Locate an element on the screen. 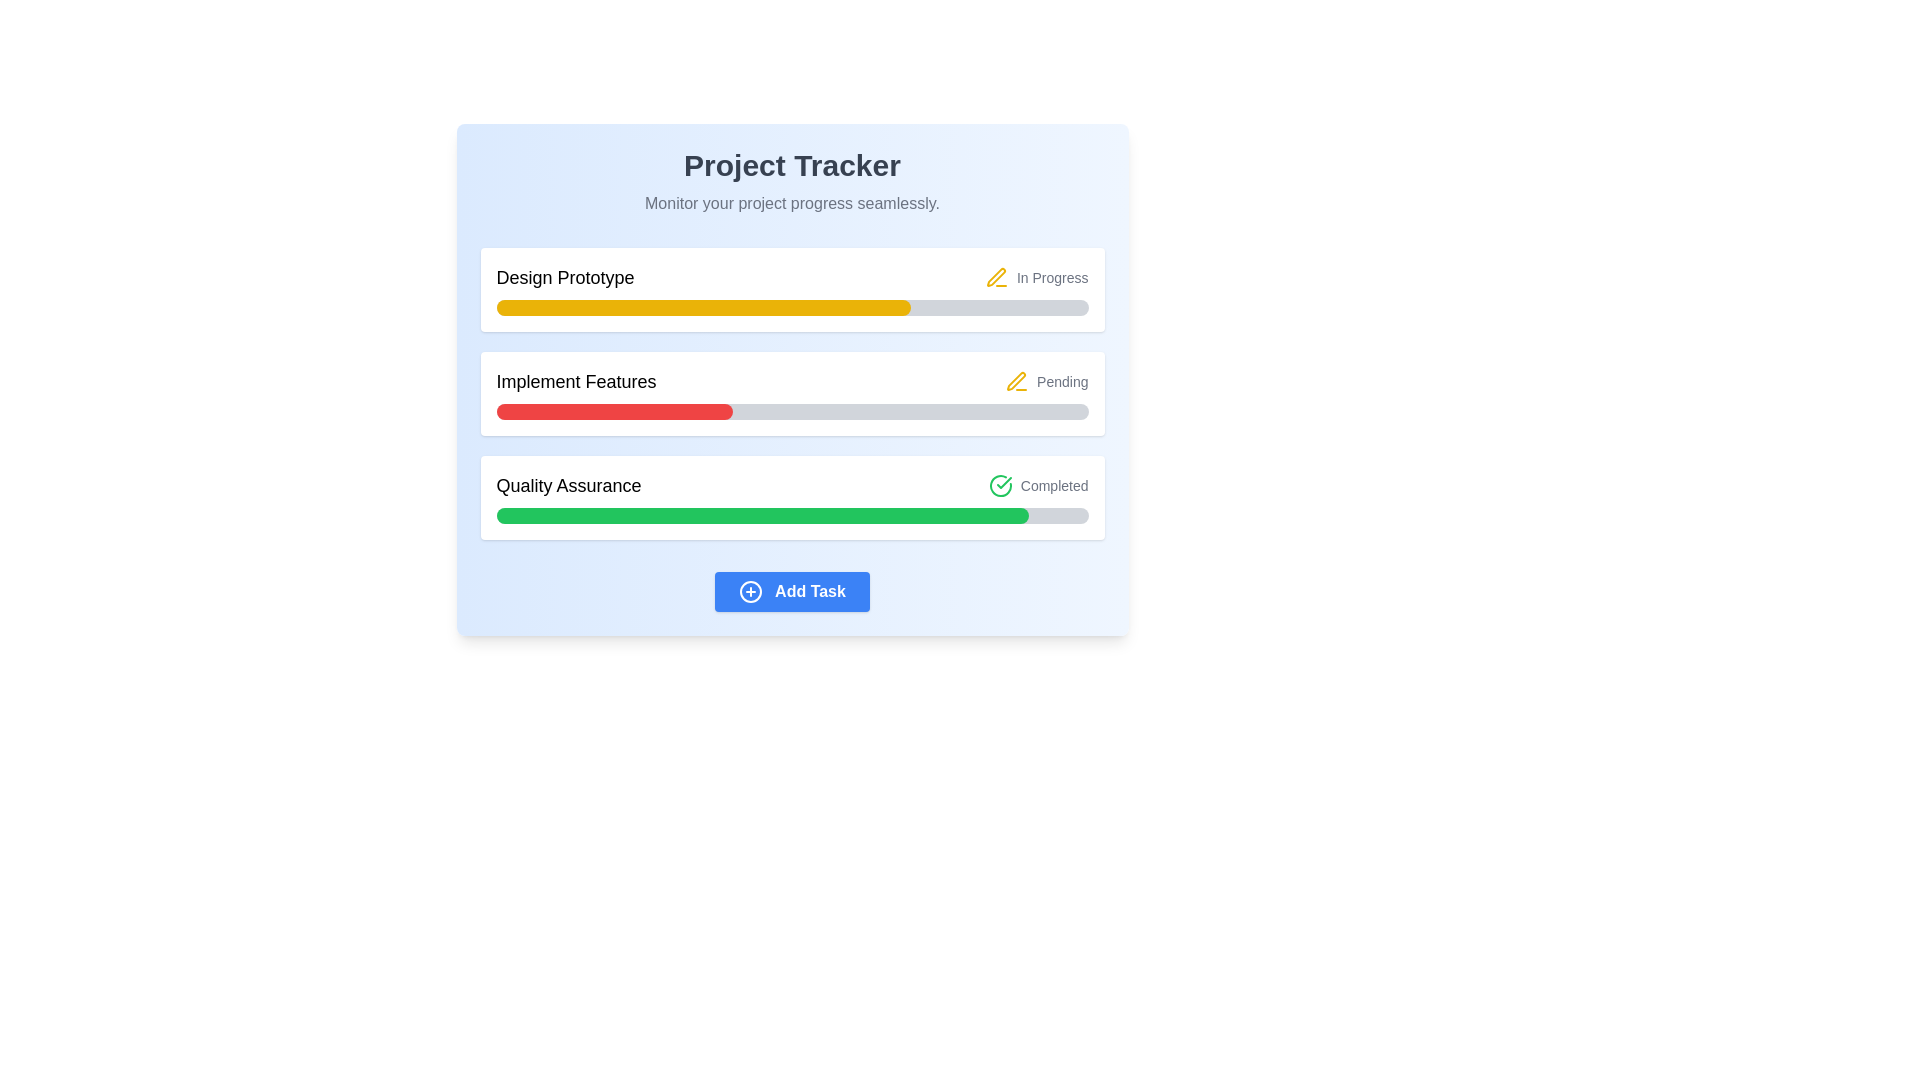 The height and width of the screenshot is (1080, 1920). the green checkmark icon within the 'Quality Assurance' section, indicating completion, adjacent to the text labeled 'Completed' is located at coordinates (1004, 482).